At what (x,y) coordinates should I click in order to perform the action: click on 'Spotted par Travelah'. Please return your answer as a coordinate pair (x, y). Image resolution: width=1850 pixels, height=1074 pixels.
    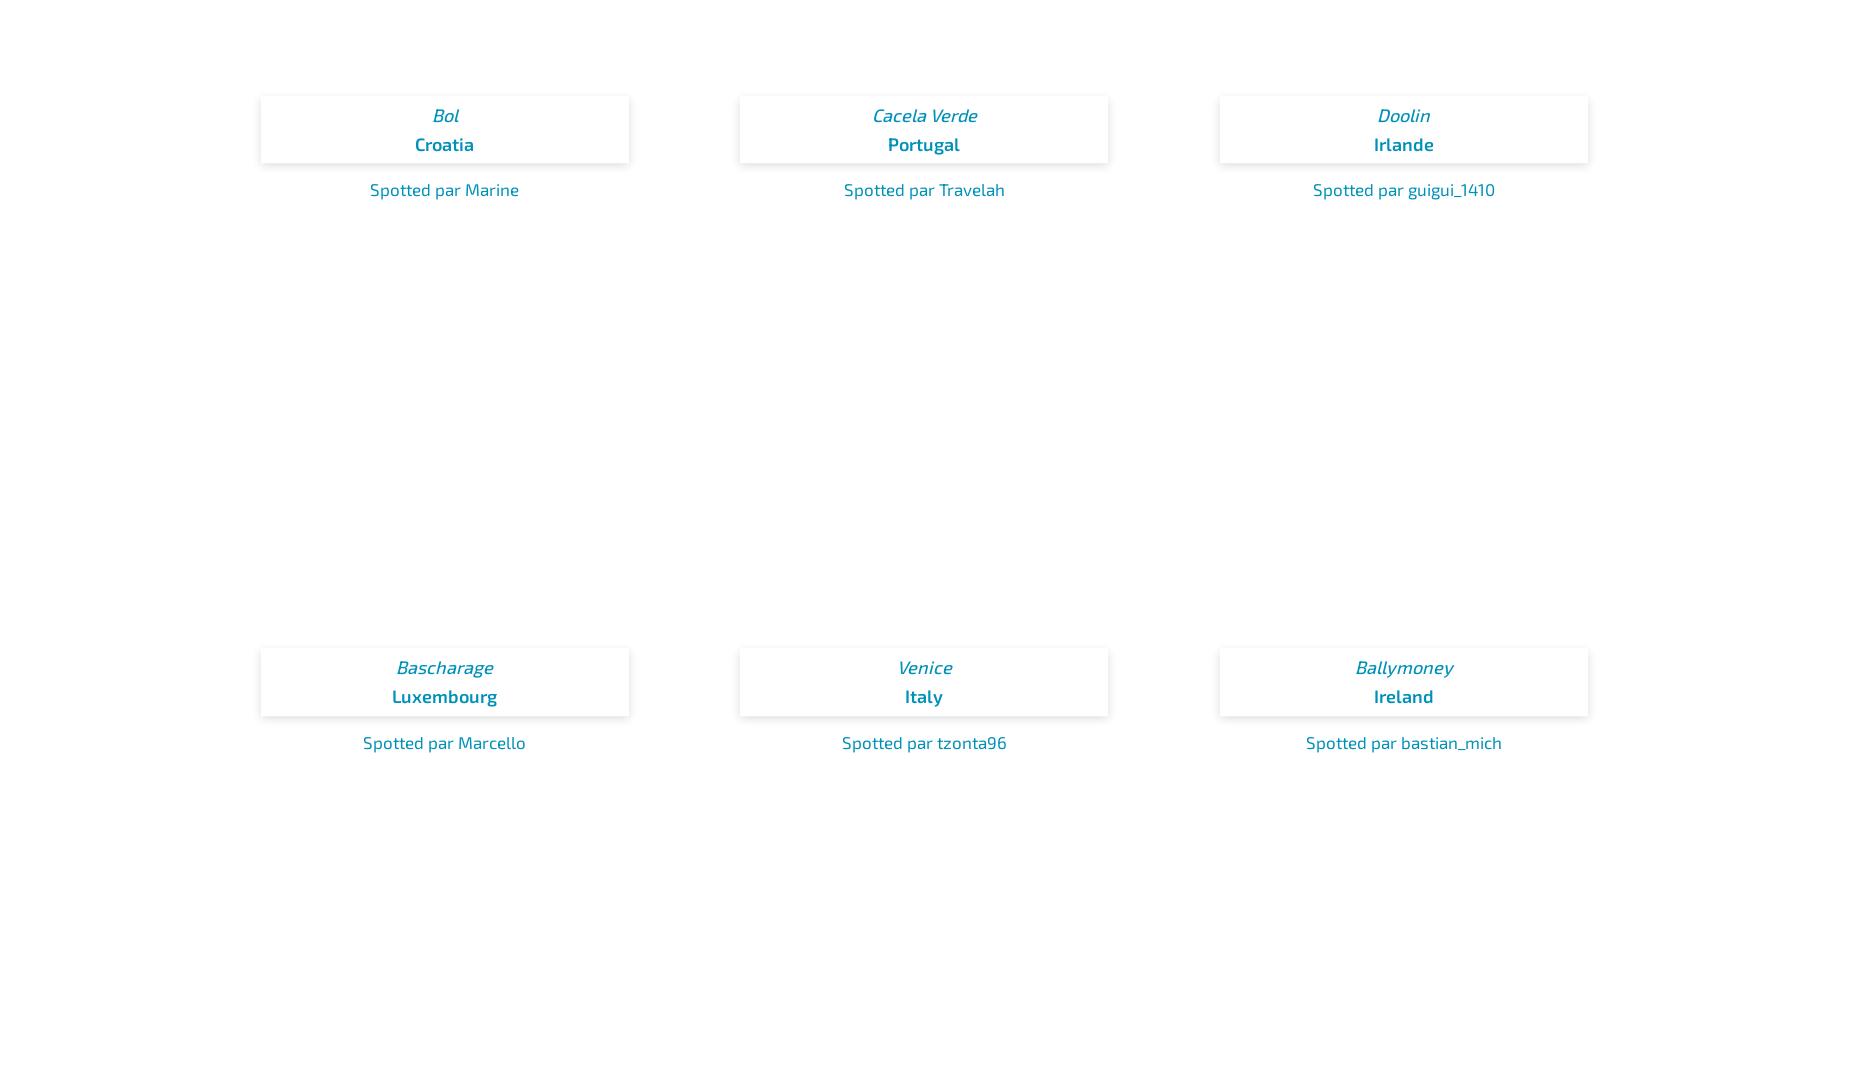
    Looking at the image, I should click on (923, 189).